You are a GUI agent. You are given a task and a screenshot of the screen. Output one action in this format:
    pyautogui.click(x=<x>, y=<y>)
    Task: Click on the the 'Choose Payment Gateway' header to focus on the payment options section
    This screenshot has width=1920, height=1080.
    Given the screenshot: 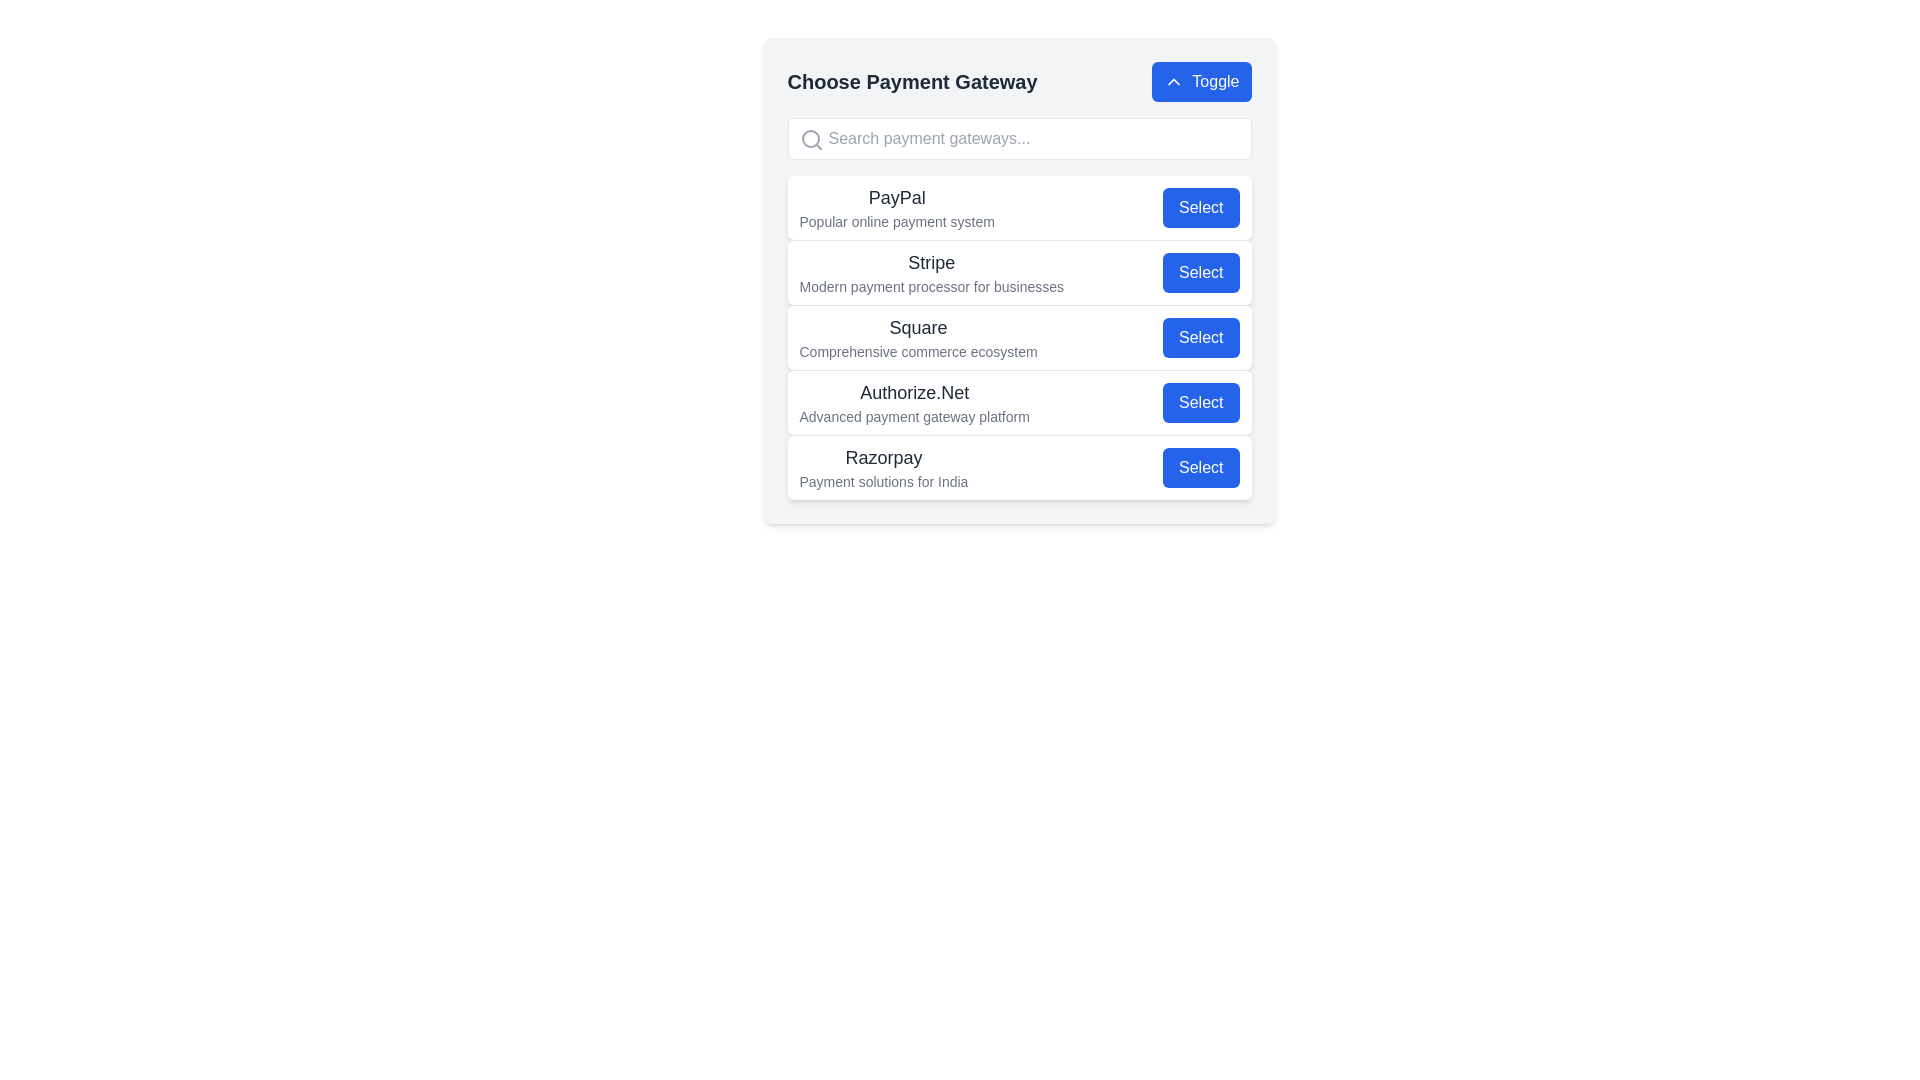 What is the action you would take?
    pyautogui.click(x=1019, y=80)
    